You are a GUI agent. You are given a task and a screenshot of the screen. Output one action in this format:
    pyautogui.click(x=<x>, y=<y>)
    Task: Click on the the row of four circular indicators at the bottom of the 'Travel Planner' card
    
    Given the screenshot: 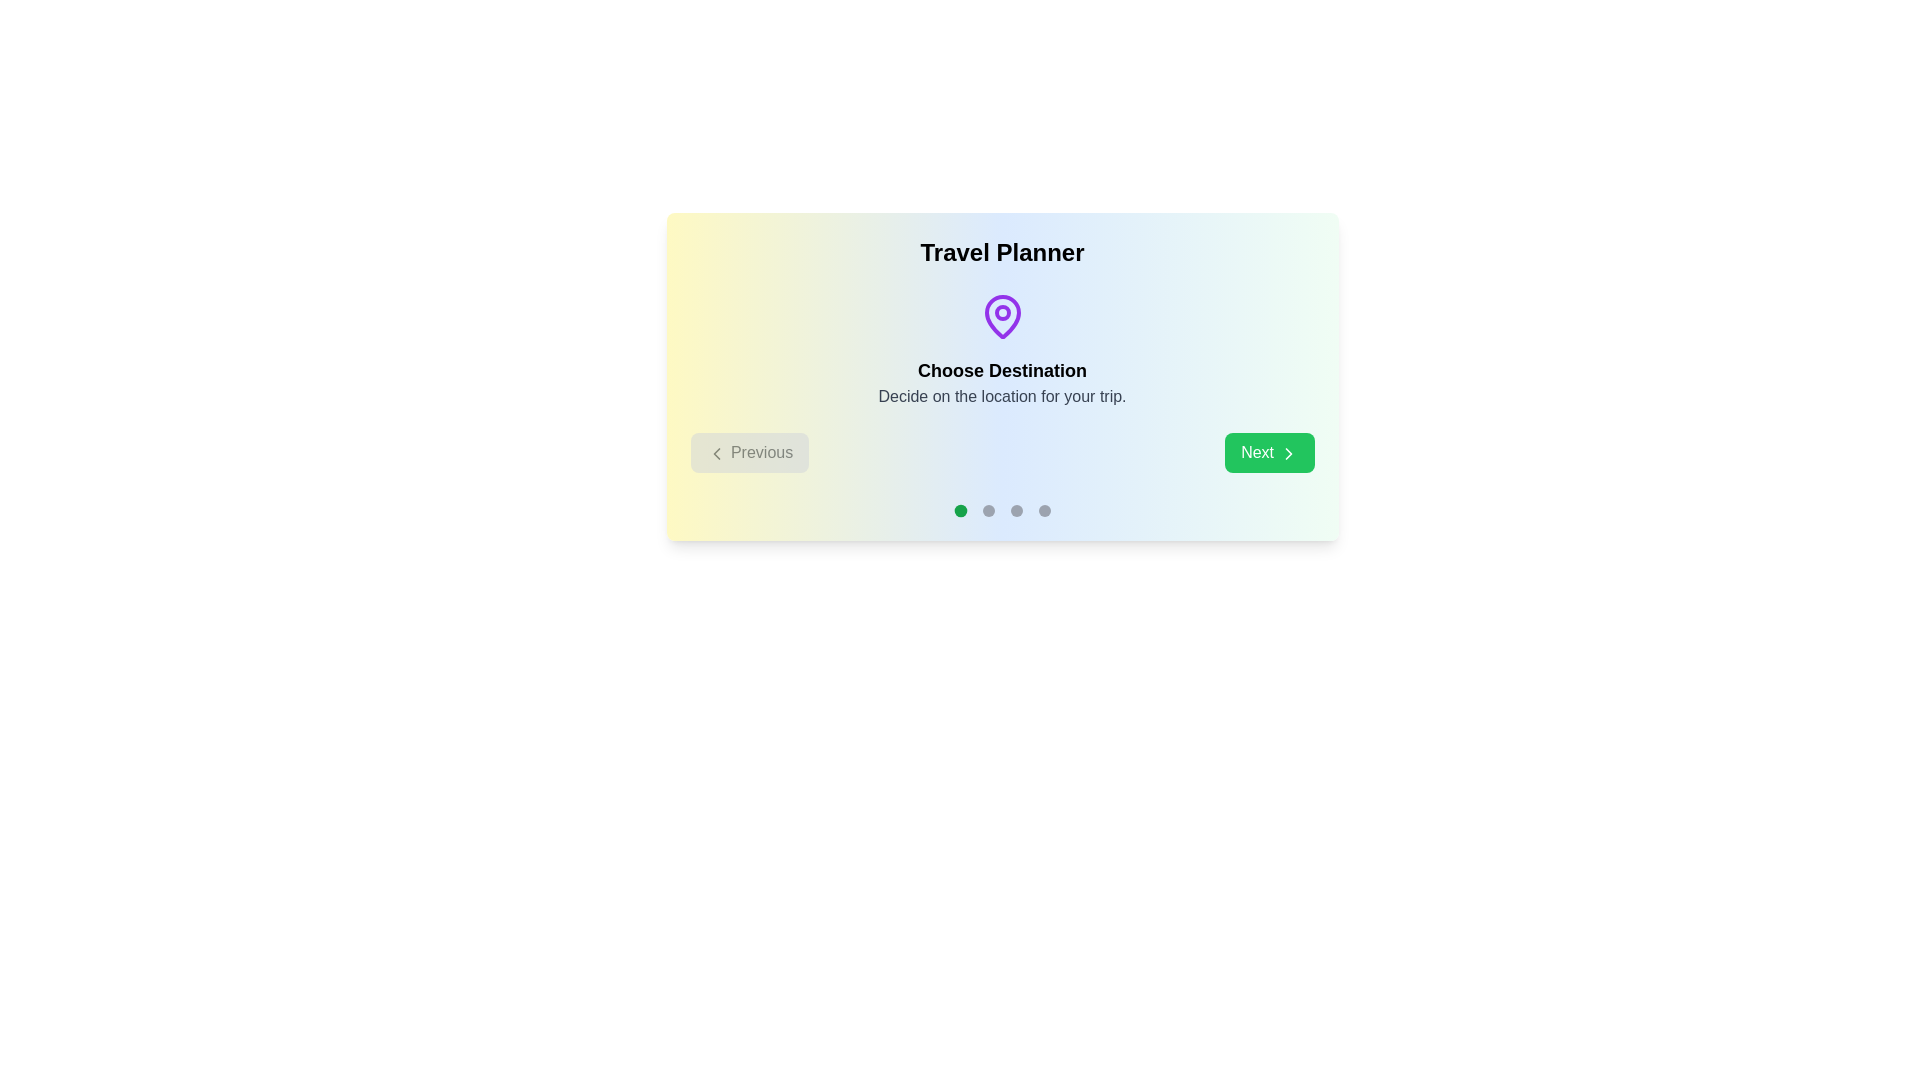 What is the action you would take?
    pyautogui.click(x=1002, y=509)
    